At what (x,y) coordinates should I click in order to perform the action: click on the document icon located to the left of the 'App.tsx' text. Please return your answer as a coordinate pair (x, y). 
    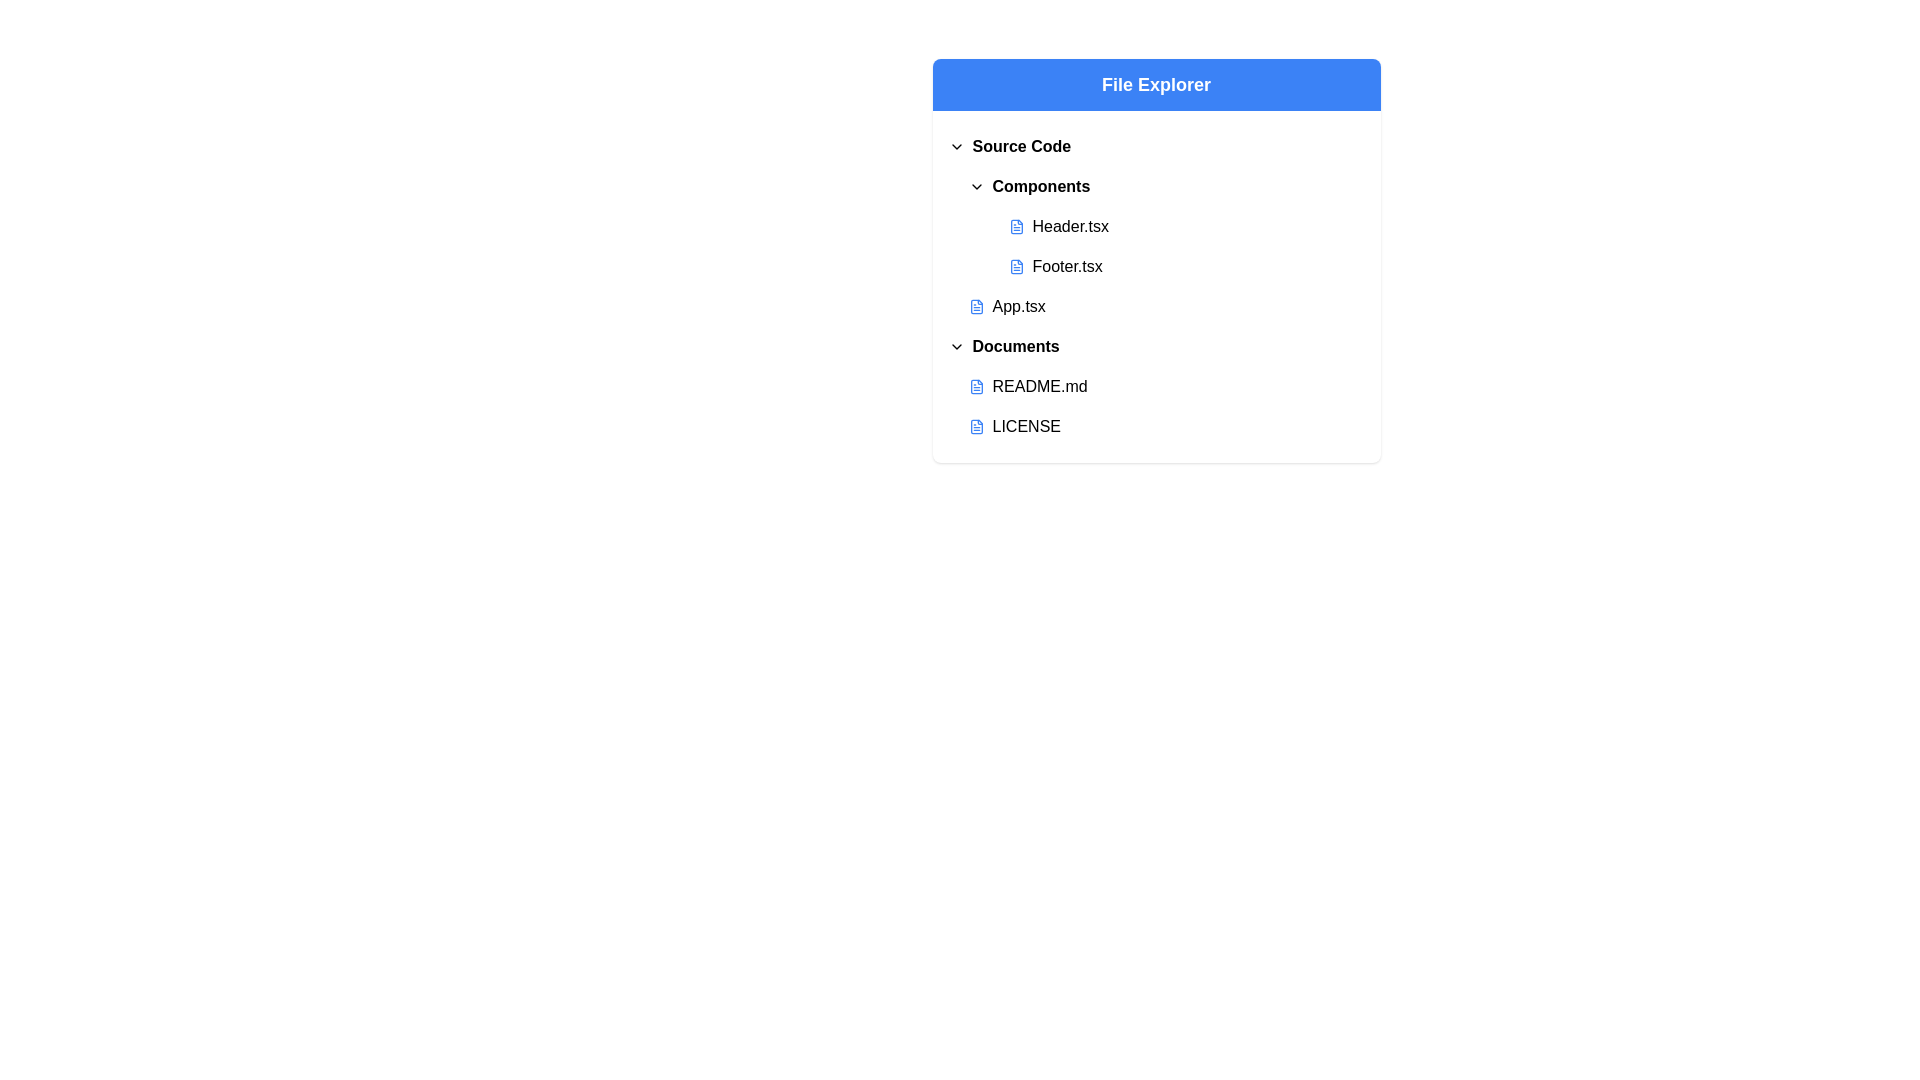
    Looking at the image, I should click on (976, 307).